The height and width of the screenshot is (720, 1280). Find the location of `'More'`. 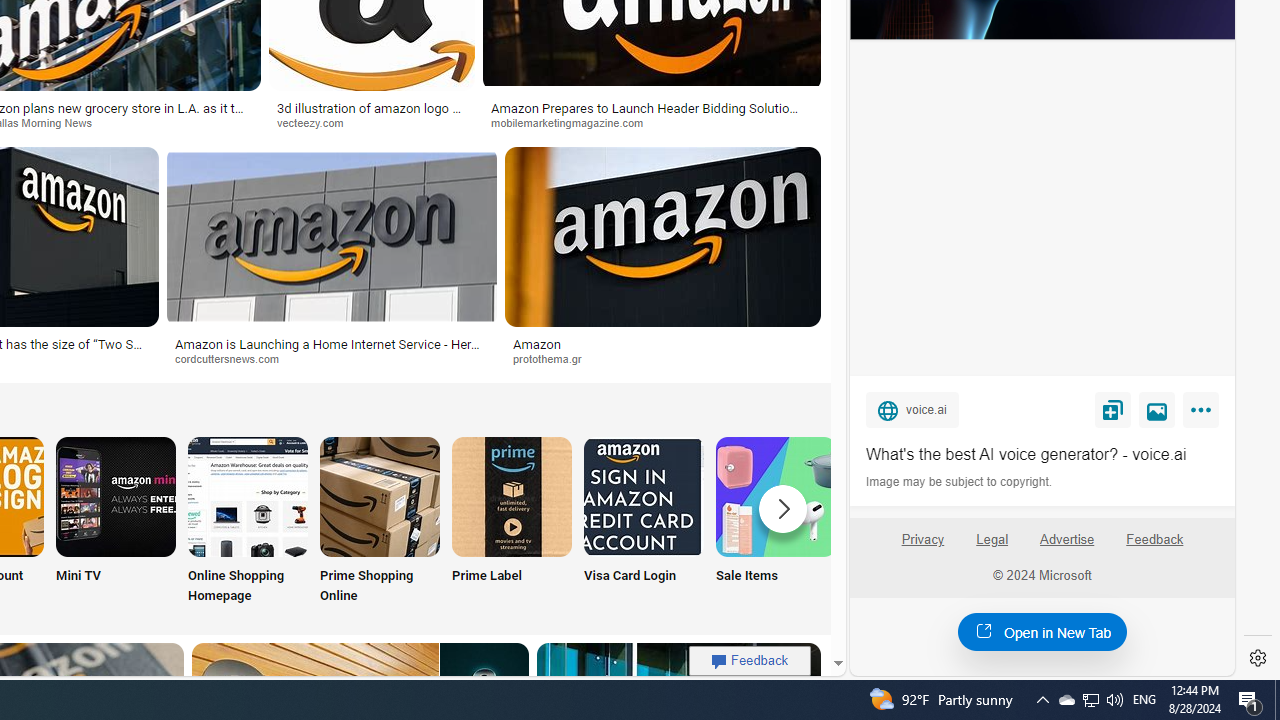

'More' is located at coordinates (1203, 412).